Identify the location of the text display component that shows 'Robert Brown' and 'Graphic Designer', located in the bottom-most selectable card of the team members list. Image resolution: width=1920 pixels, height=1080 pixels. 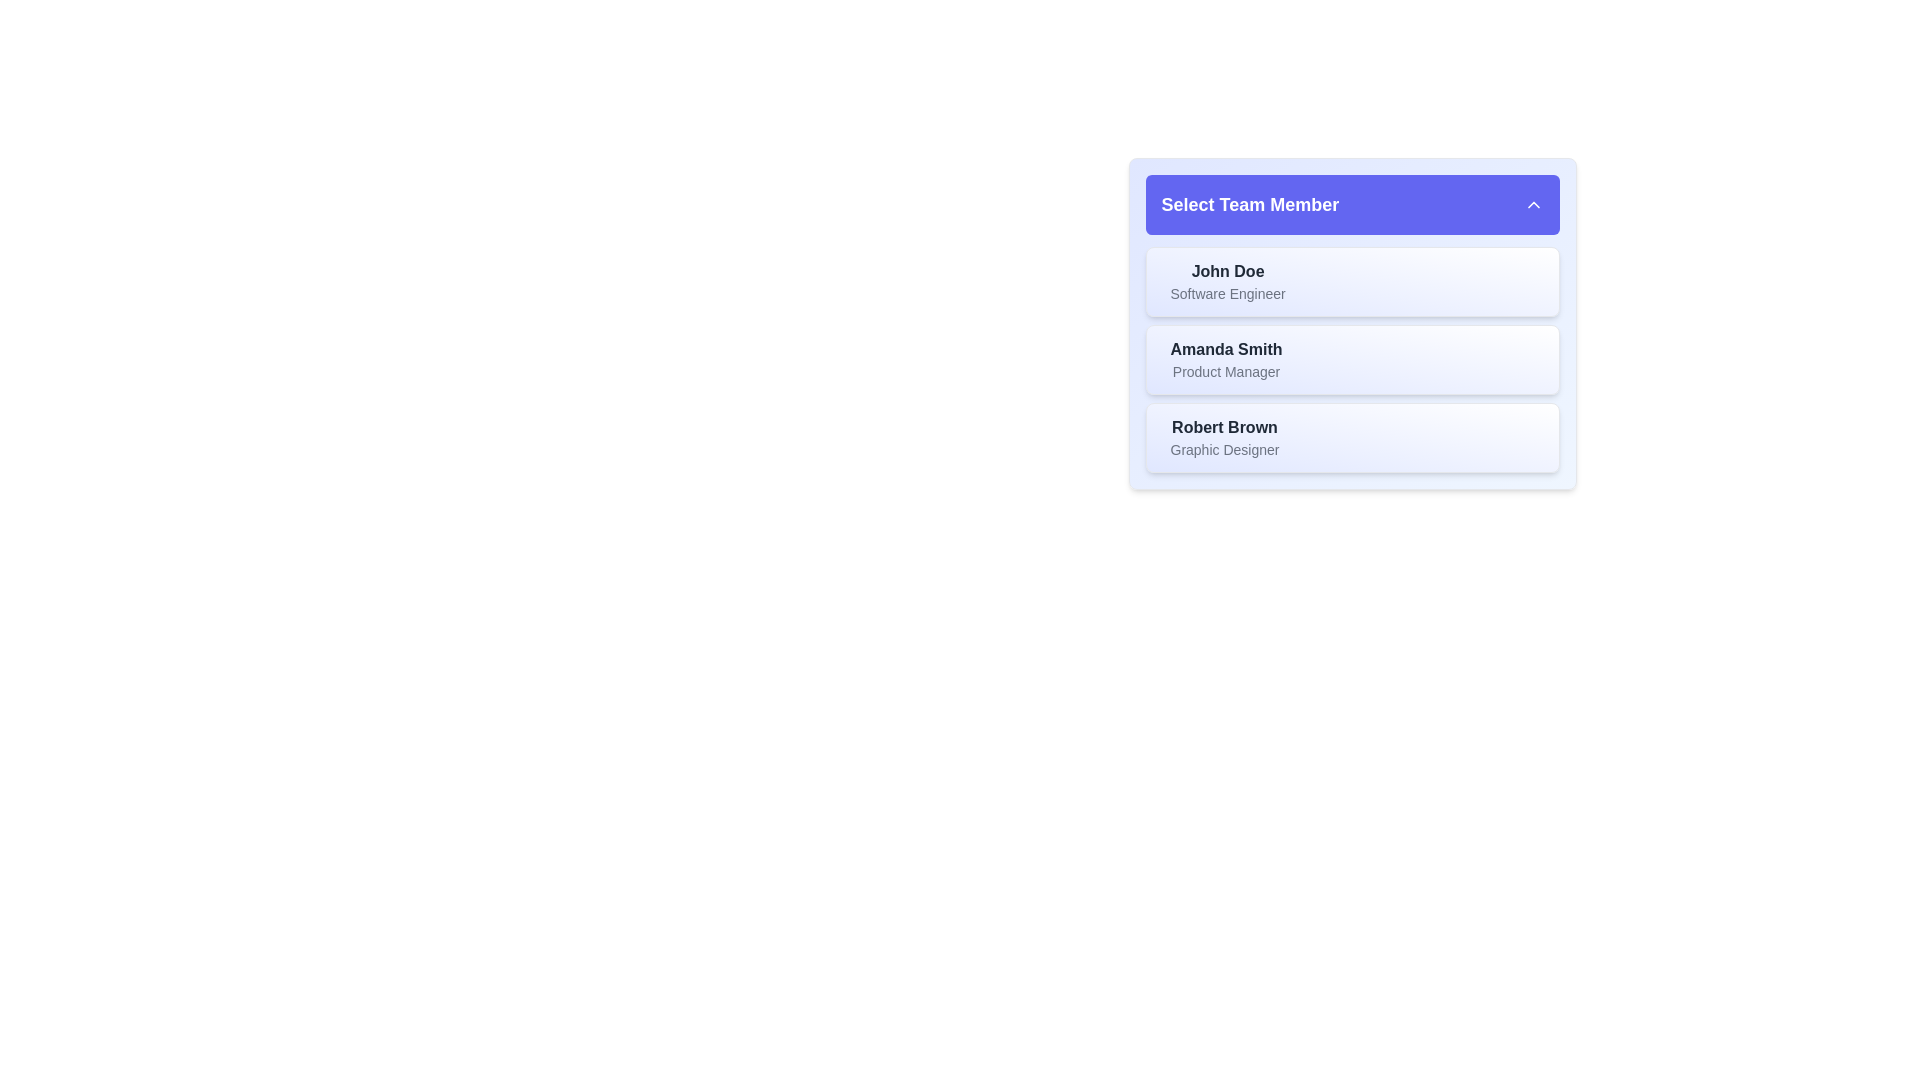
(1223, 437).